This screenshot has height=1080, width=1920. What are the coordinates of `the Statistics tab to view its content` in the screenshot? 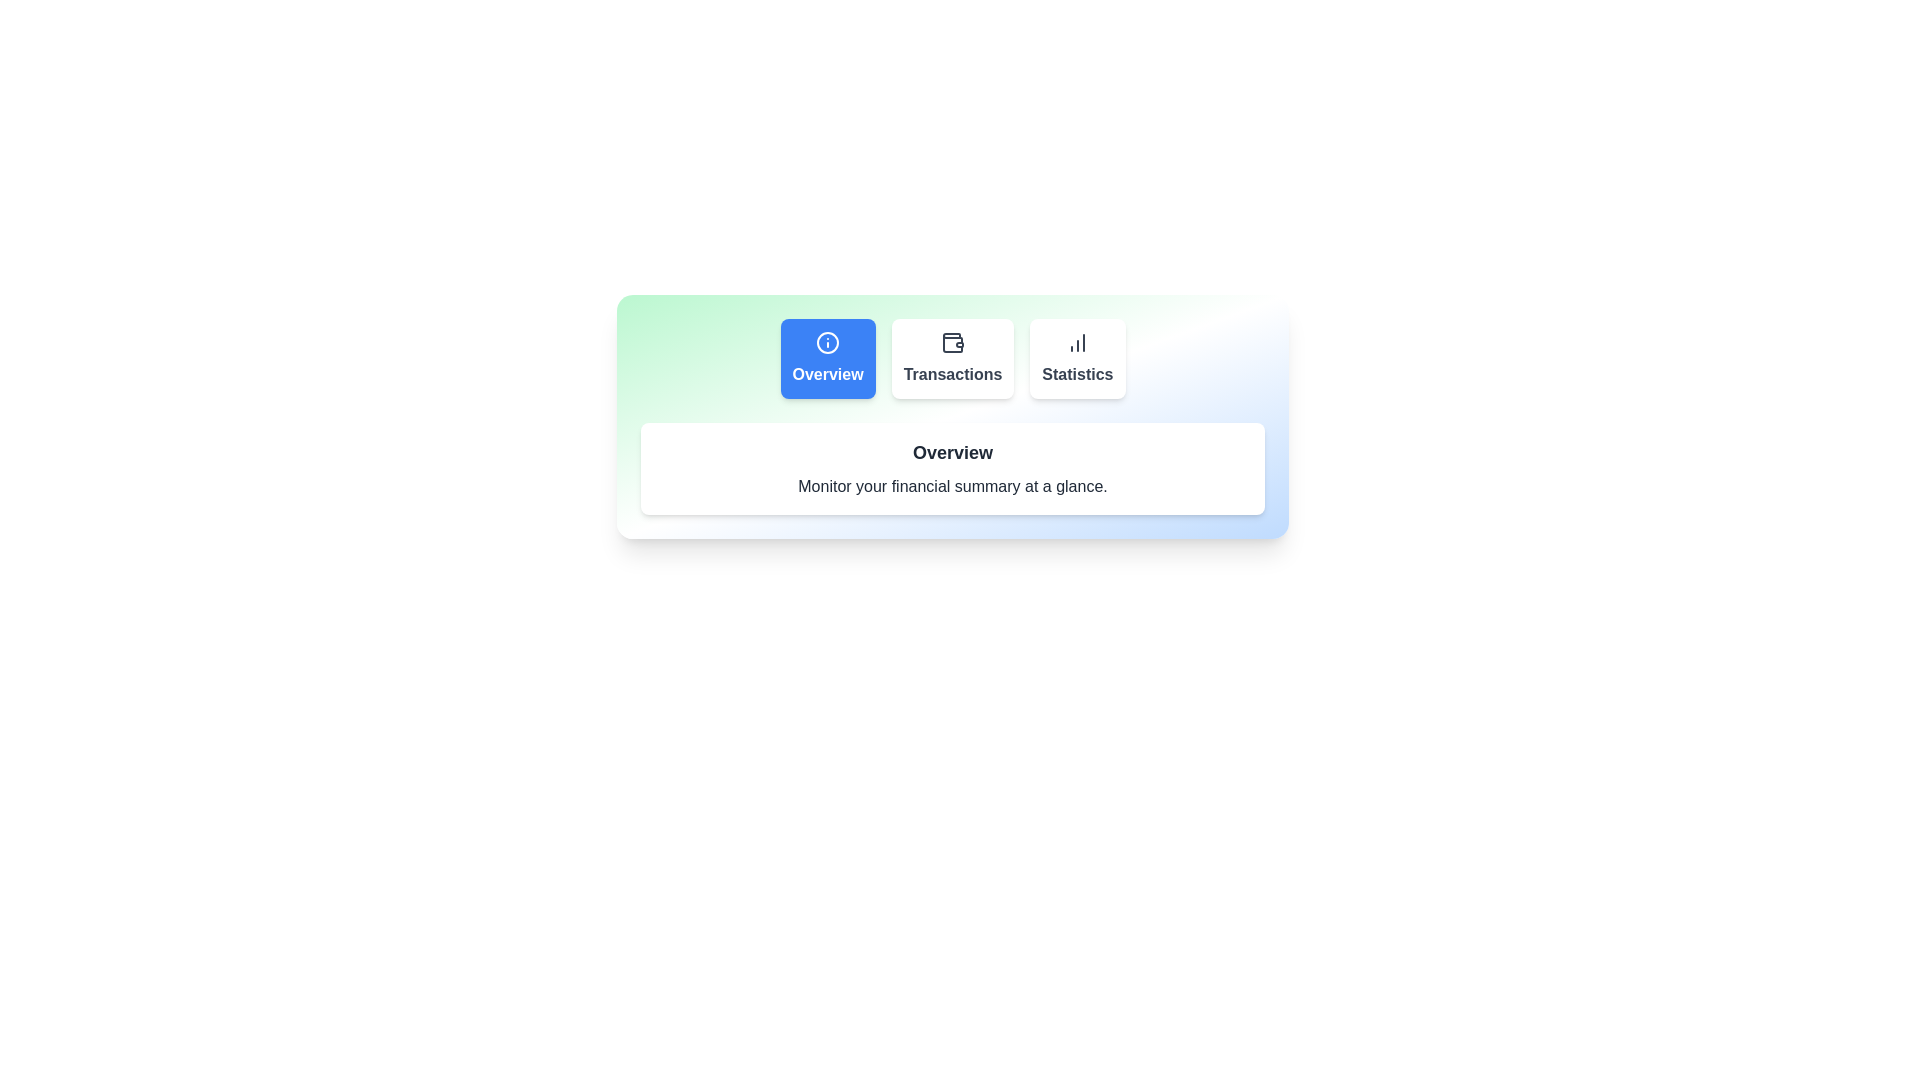 It's located at (1076, 357).